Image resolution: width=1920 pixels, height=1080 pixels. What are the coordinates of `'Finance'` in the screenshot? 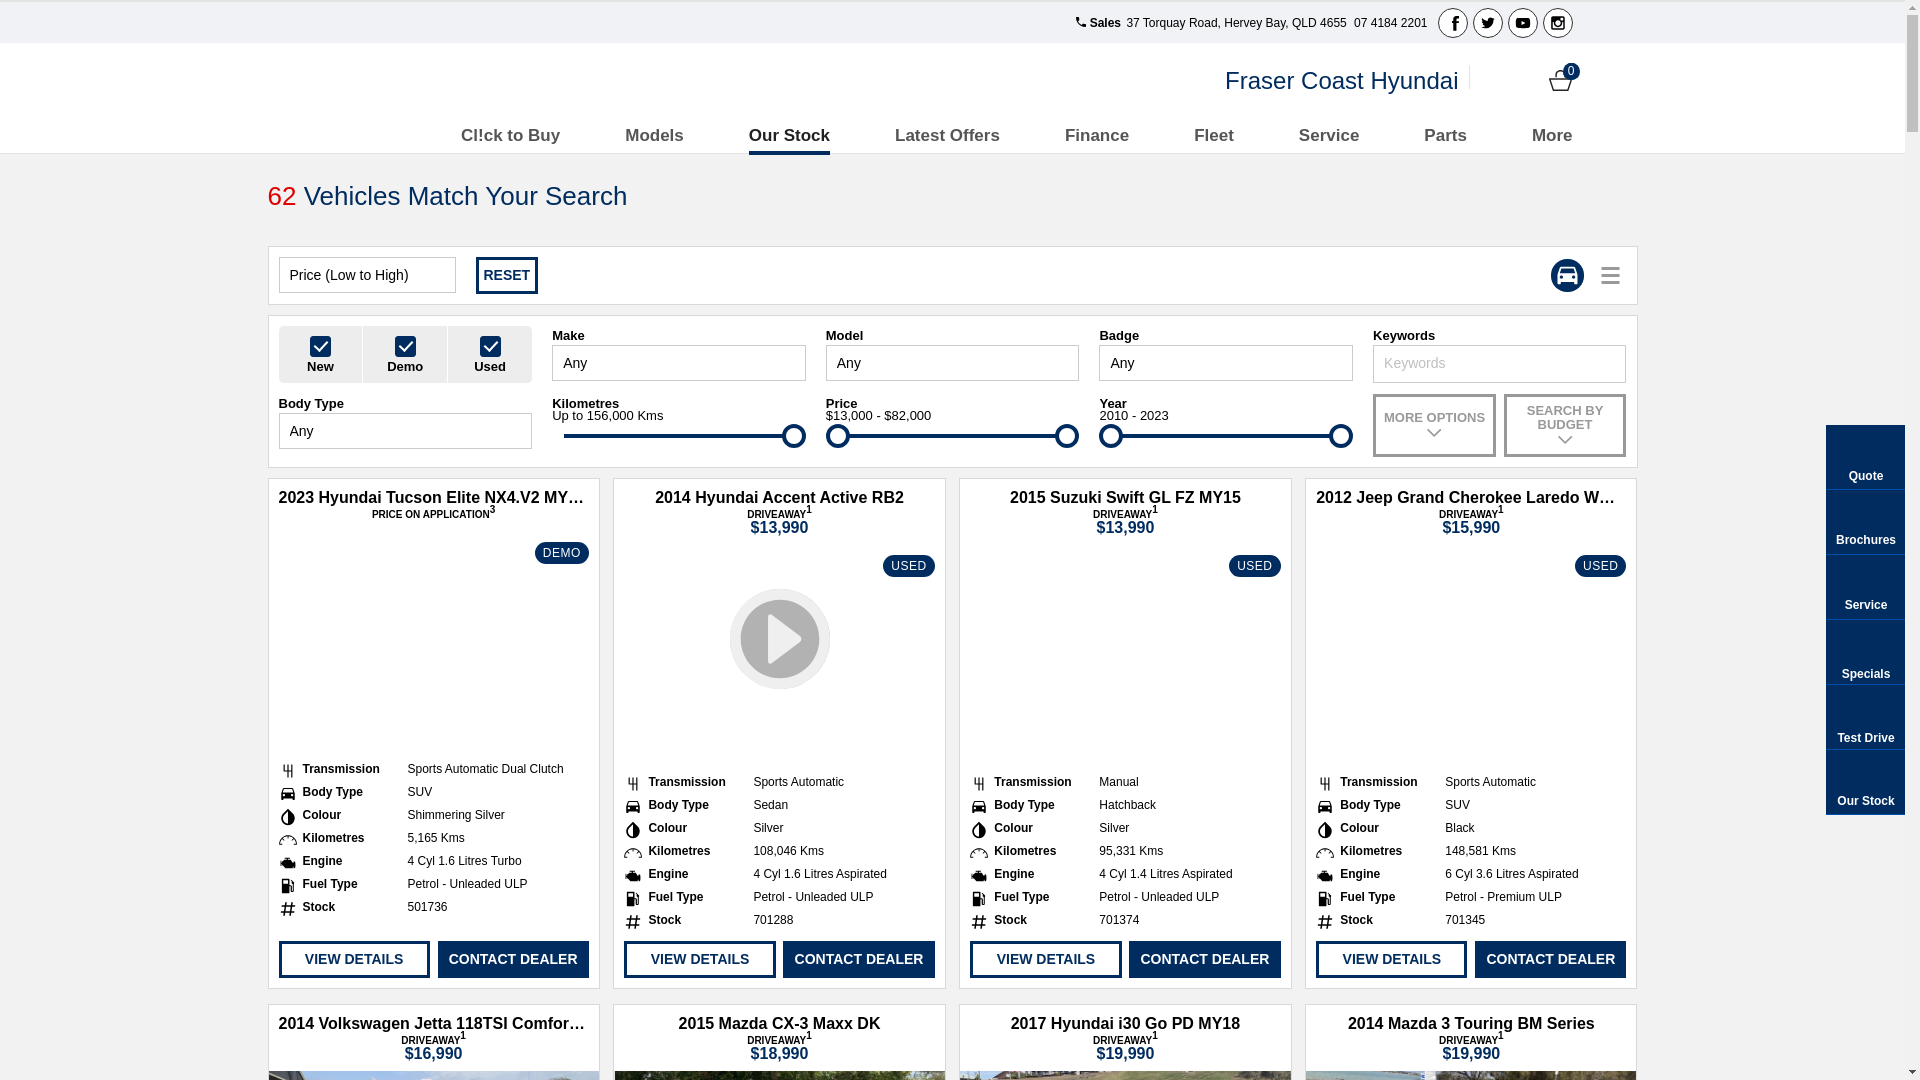 It's located at (1064, 135).